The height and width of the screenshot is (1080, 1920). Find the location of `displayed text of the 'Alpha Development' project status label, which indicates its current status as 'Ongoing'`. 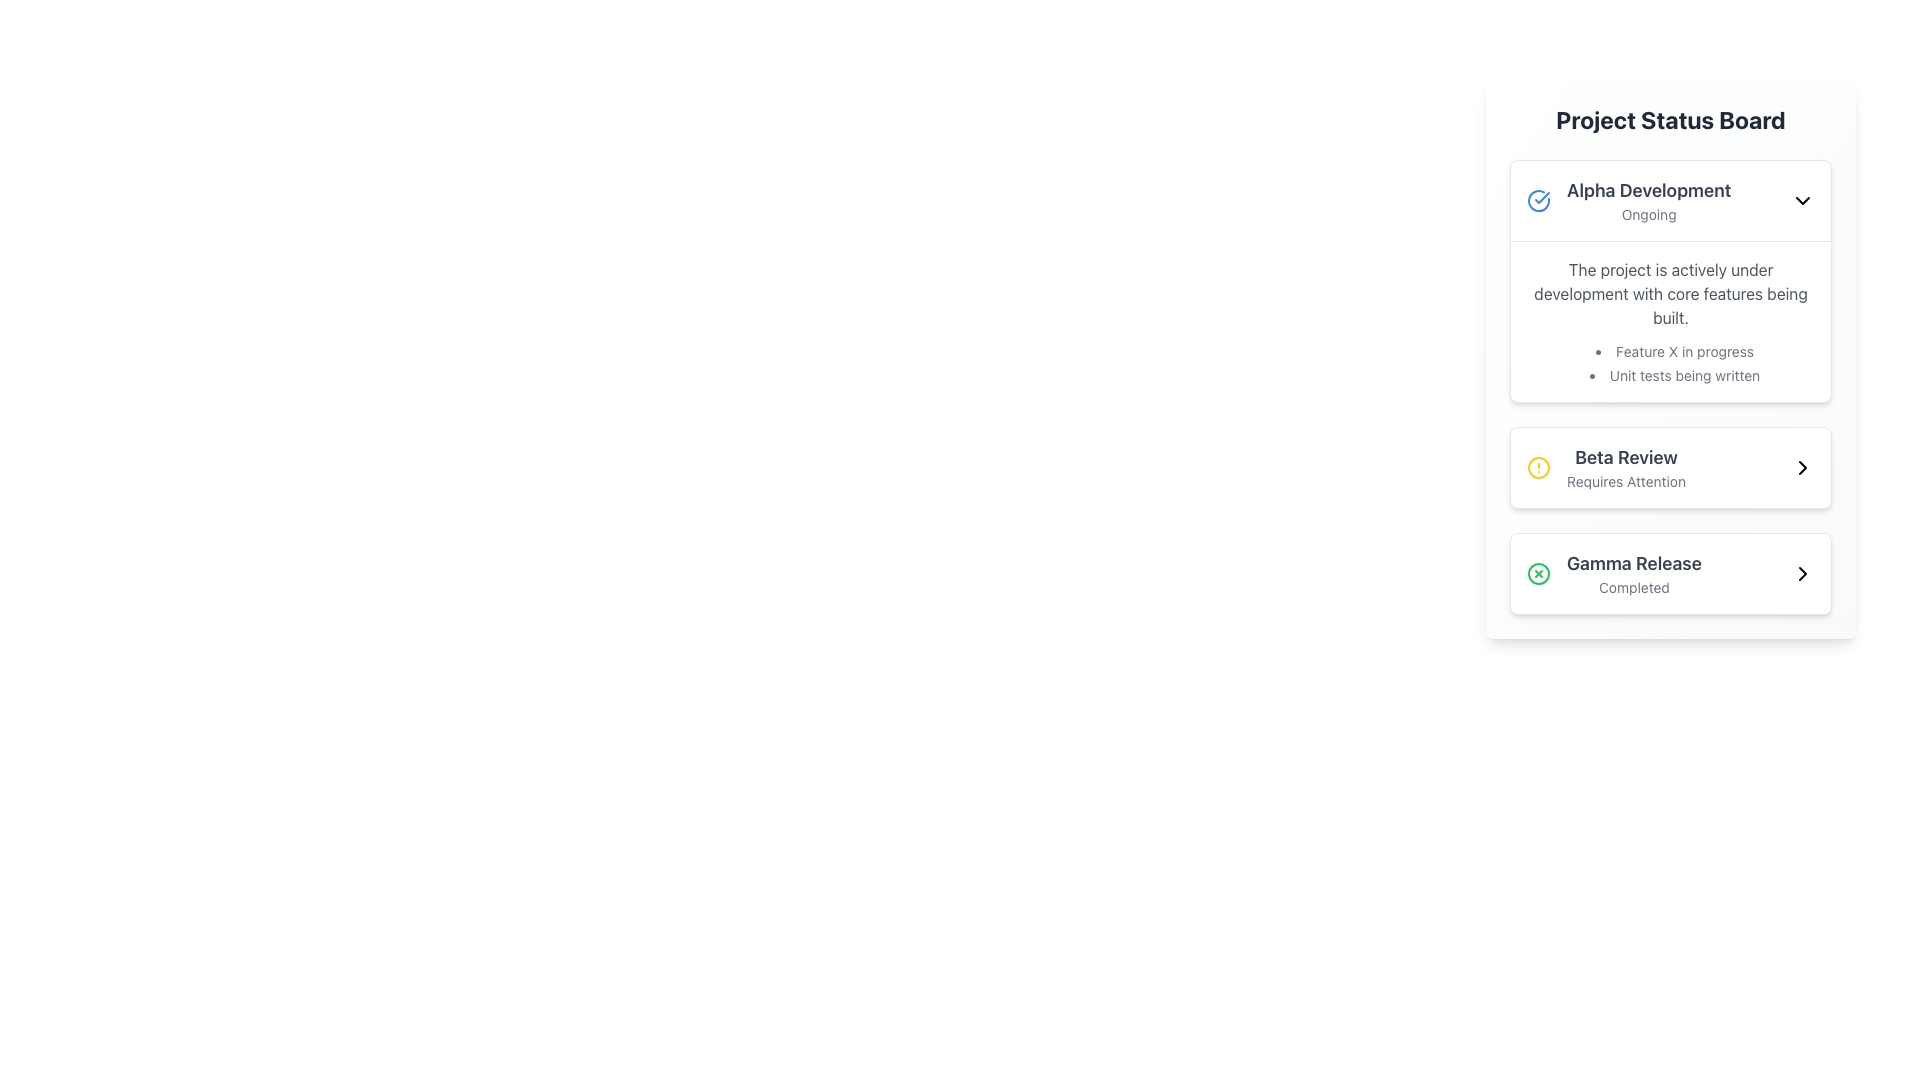

displayed text of the 'Alpha Development' project status label, which indicates its current status as 'Ongoing' is located at coordinates (1629, 200).